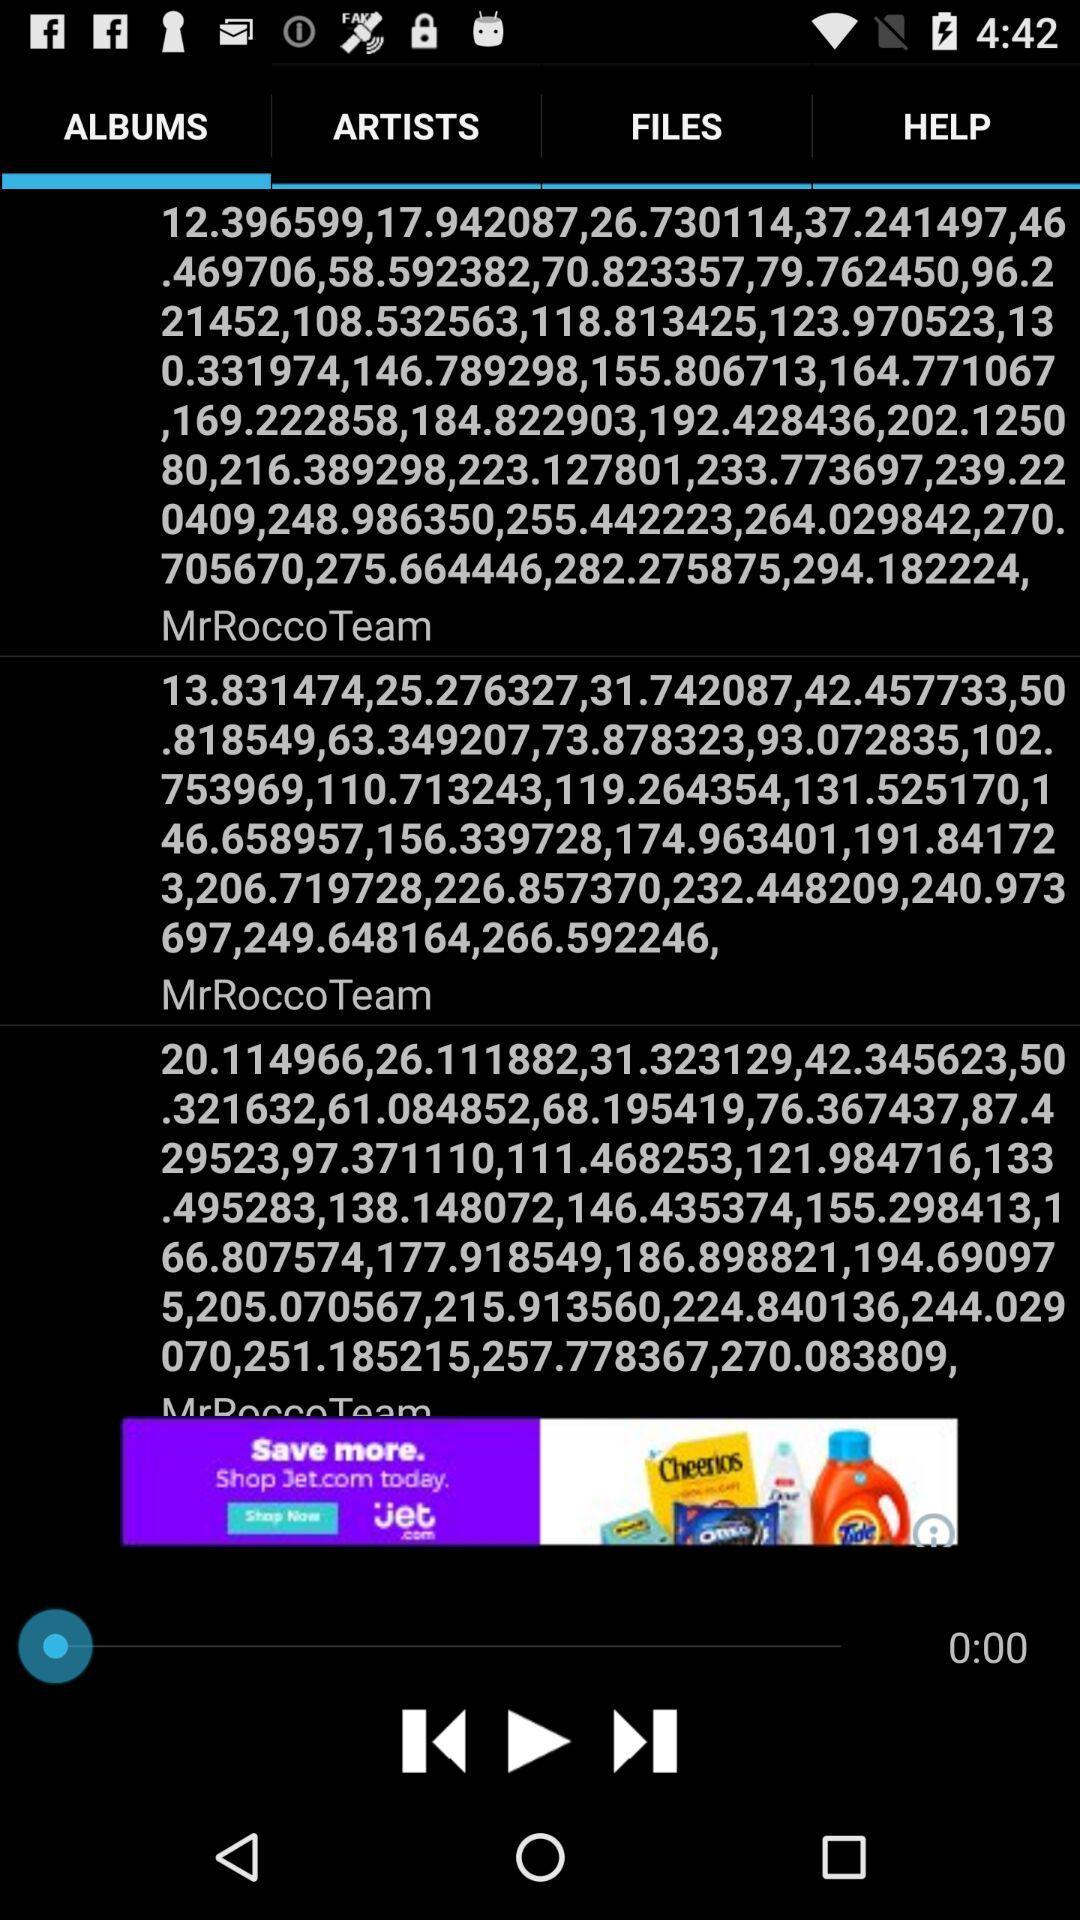 The height and width of the screenshot is (1920, 1080). What do you see at coordinates (432, 1862) in the screenshot?
I see `the skip_previous icon` at bounding box center [432, 1862].